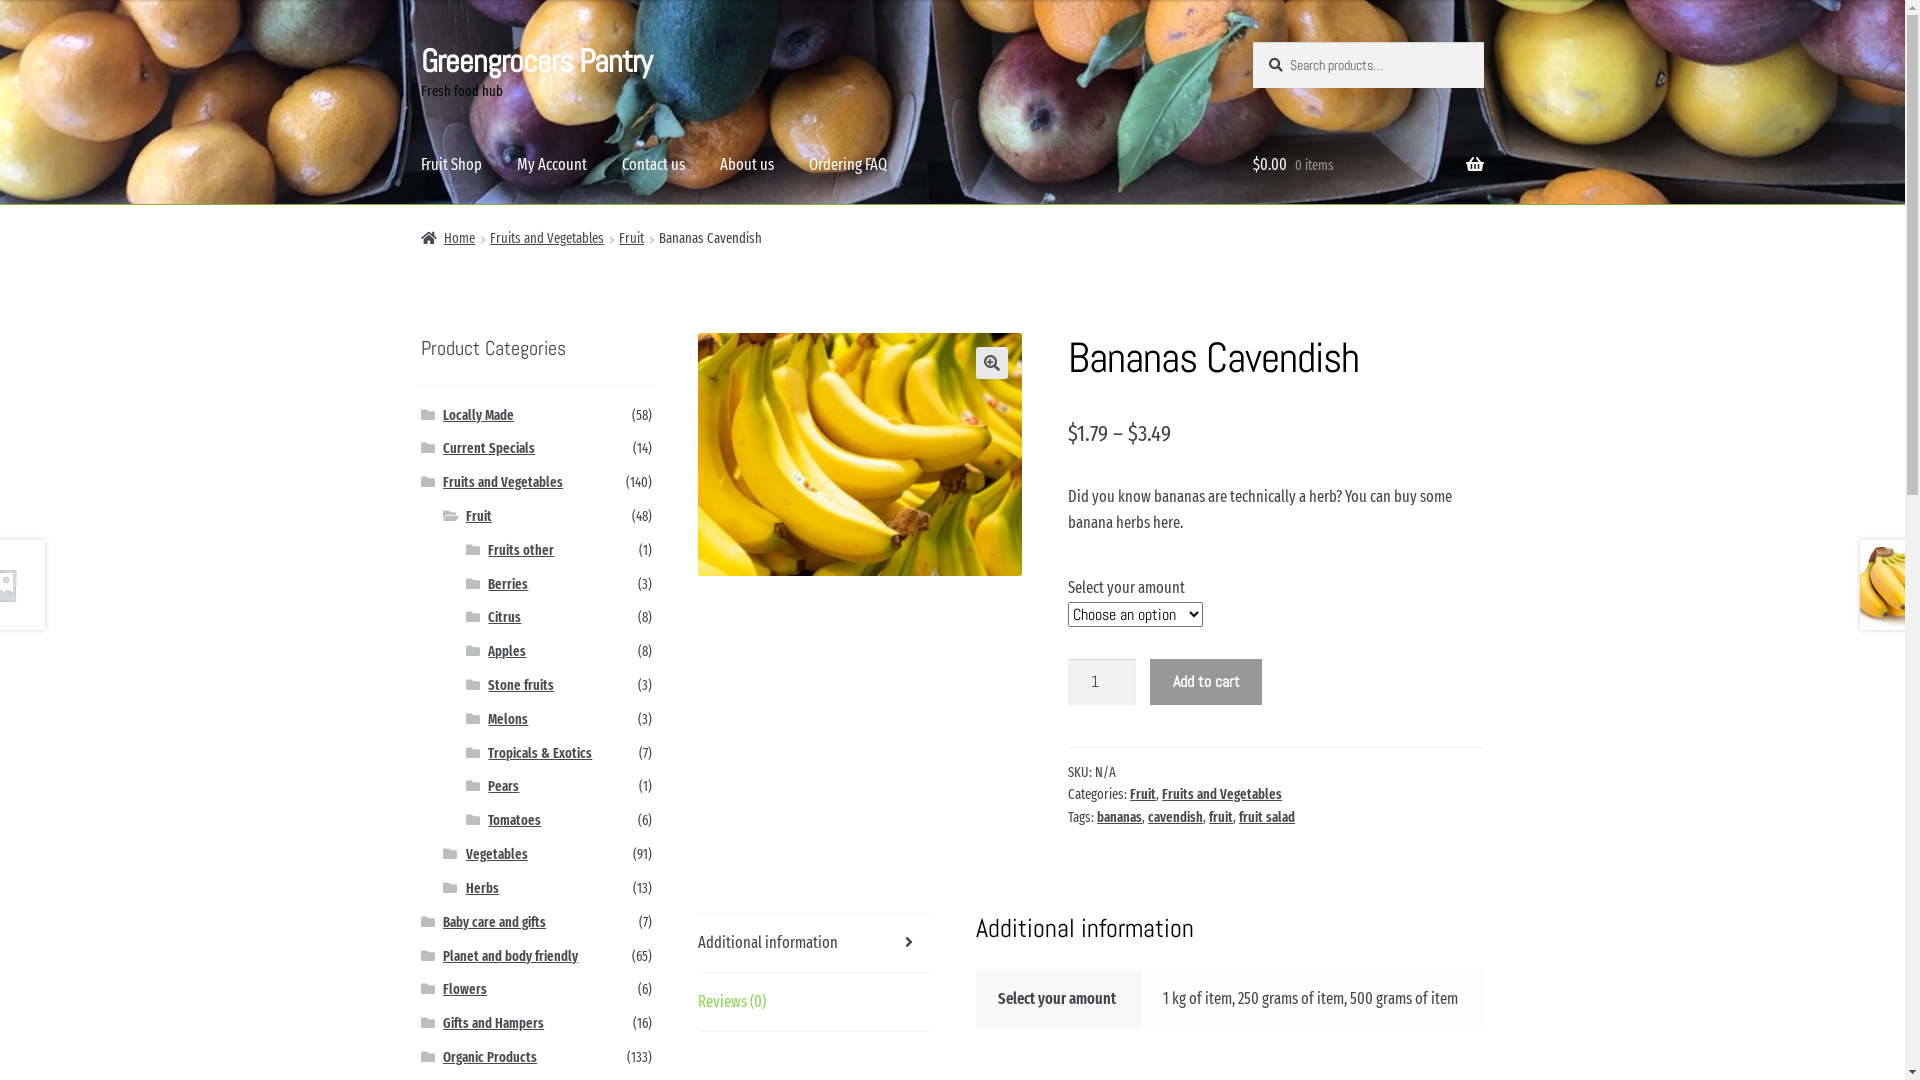 The image size is (1920, 1080). I want to click on 'Apples', so click(507, 651).